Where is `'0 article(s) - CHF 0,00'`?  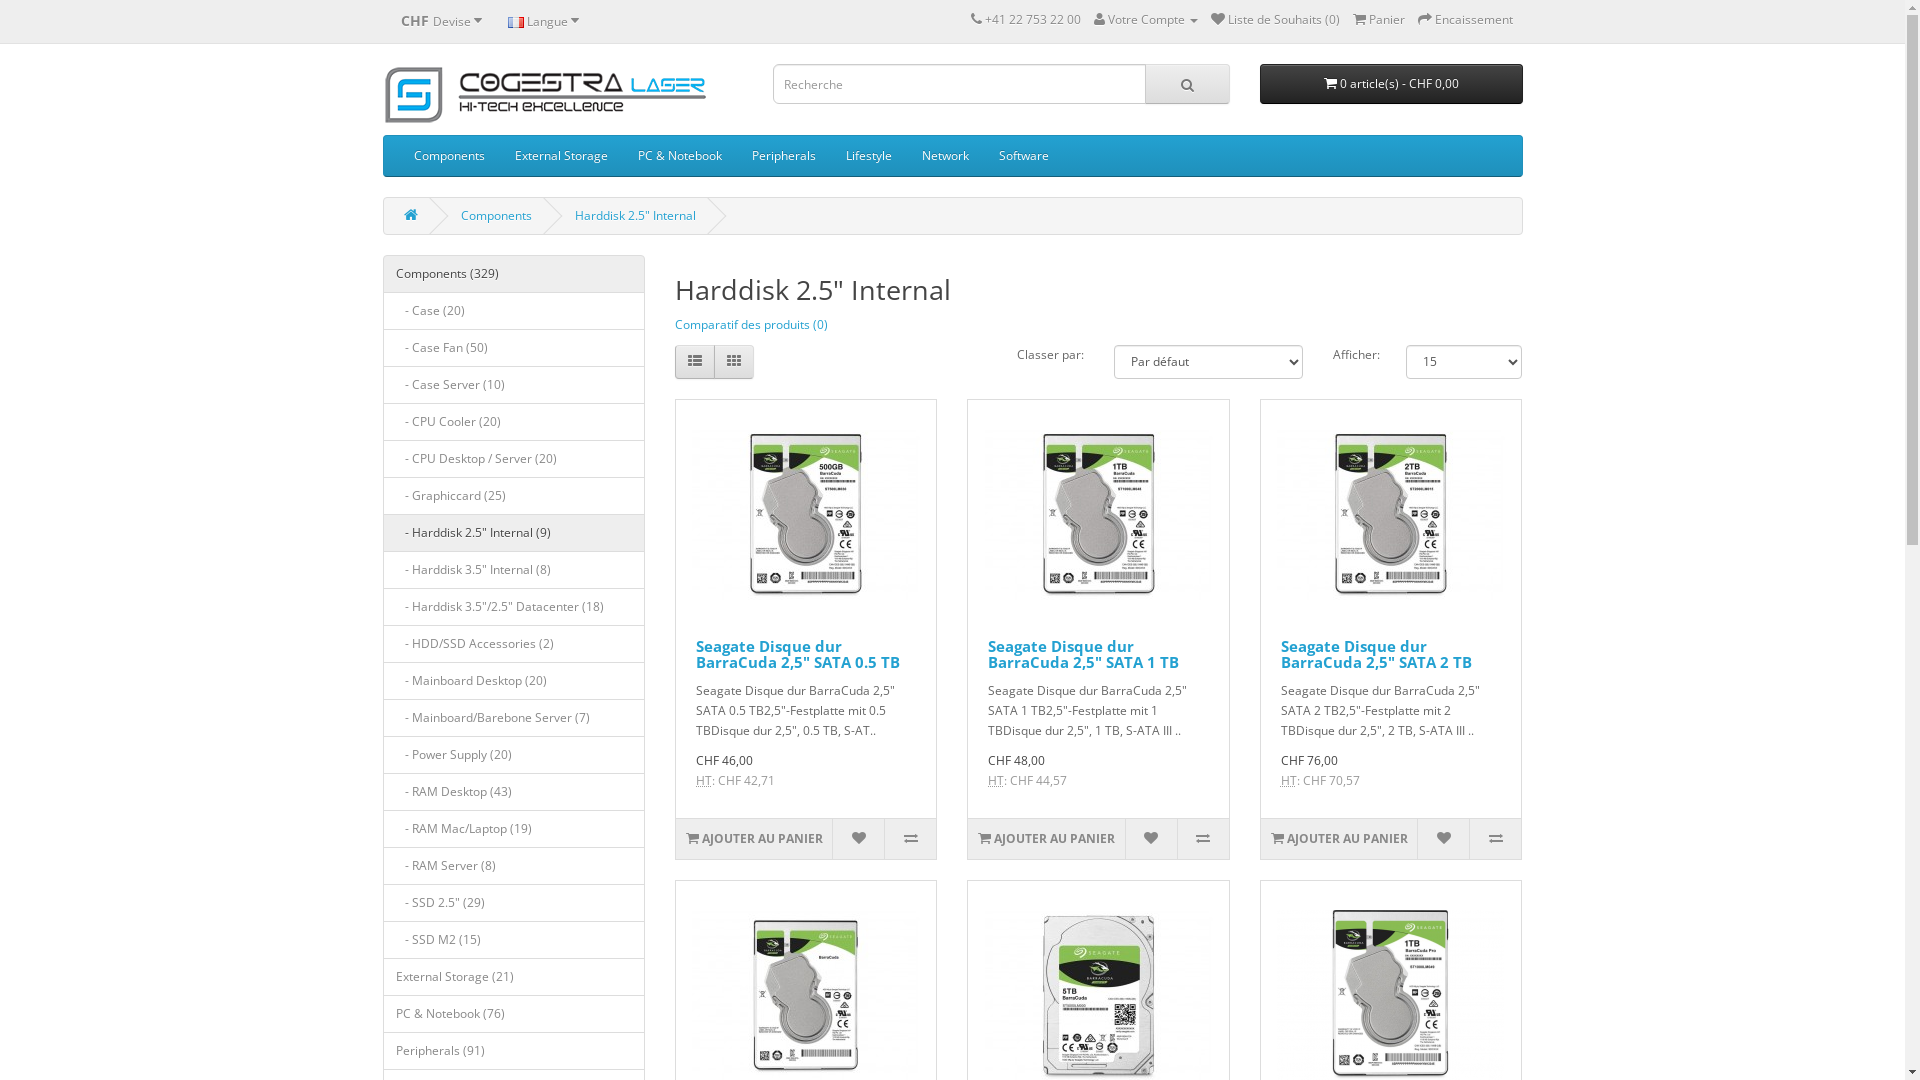 '0 article(s) - CHF 0,00' is located at coordinates (1390, 83).